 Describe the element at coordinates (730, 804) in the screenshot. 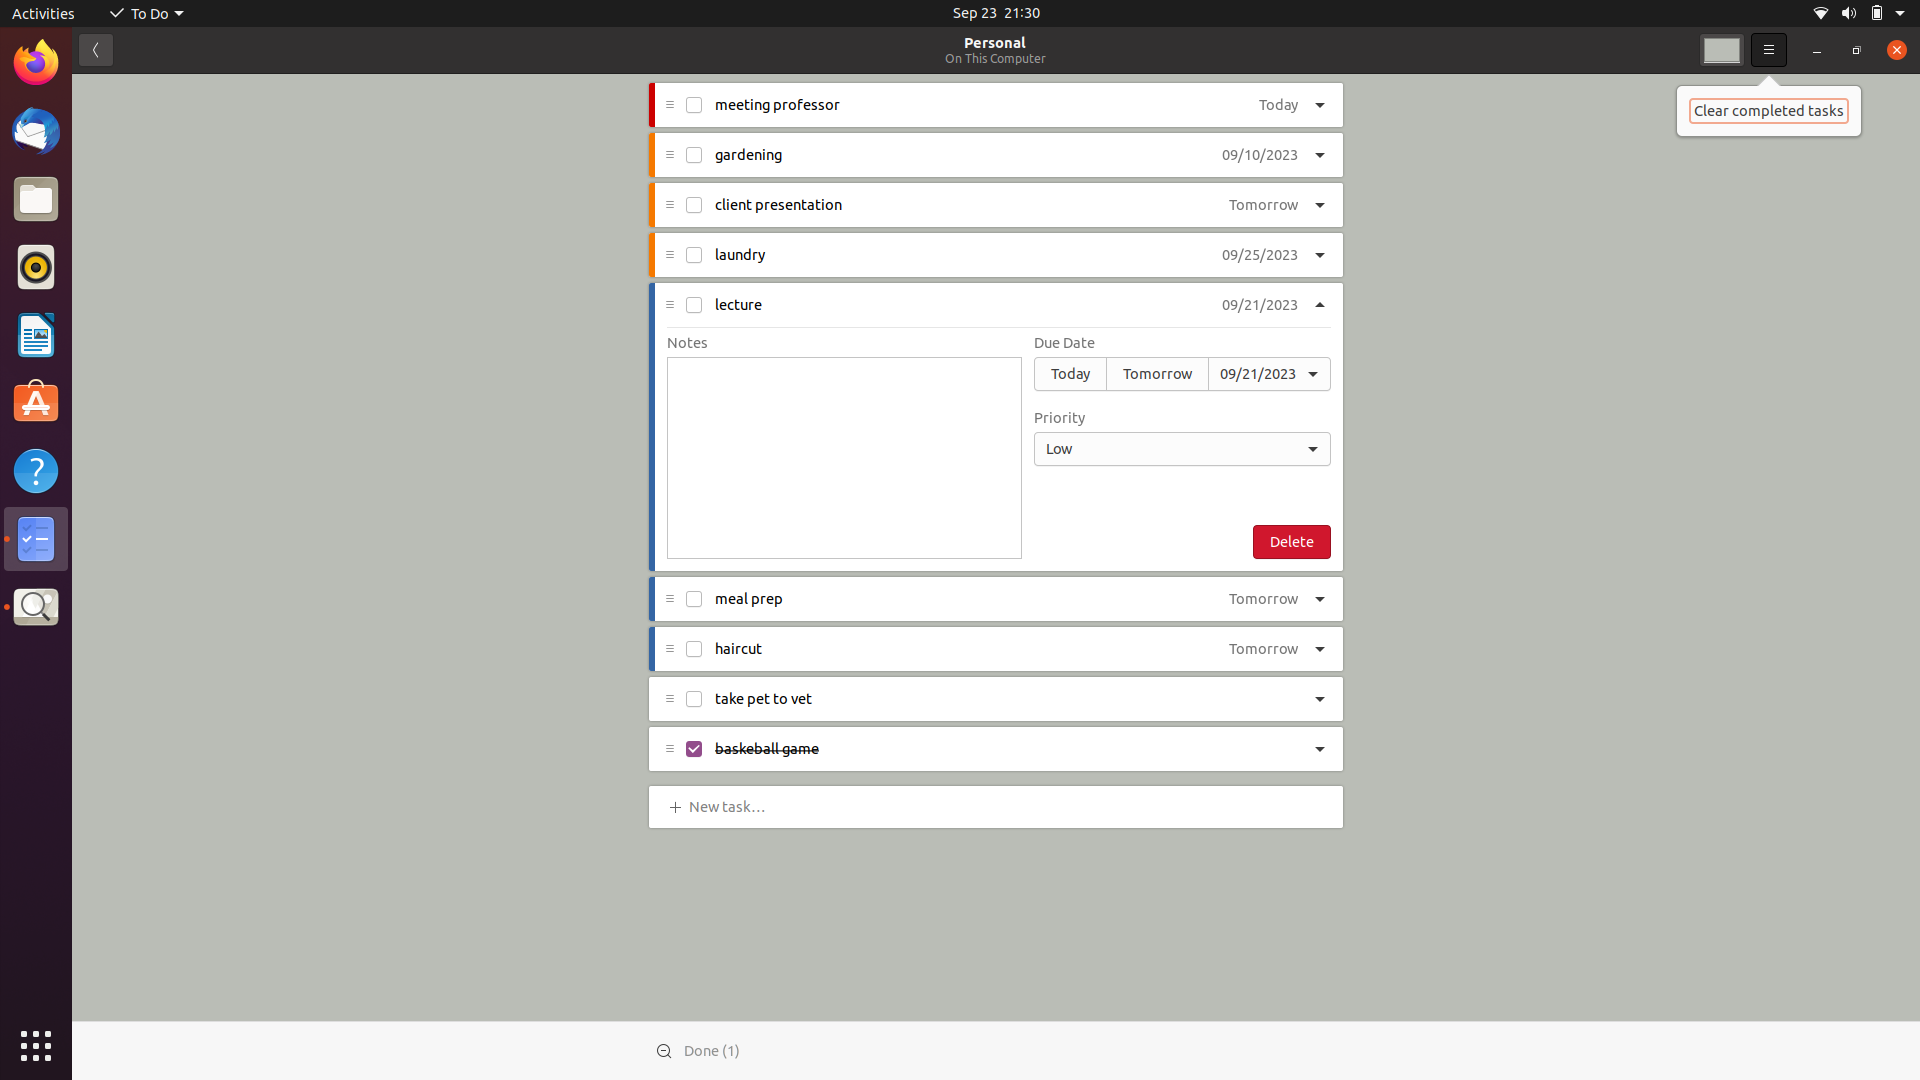

I see `the "new task" option` at that location.